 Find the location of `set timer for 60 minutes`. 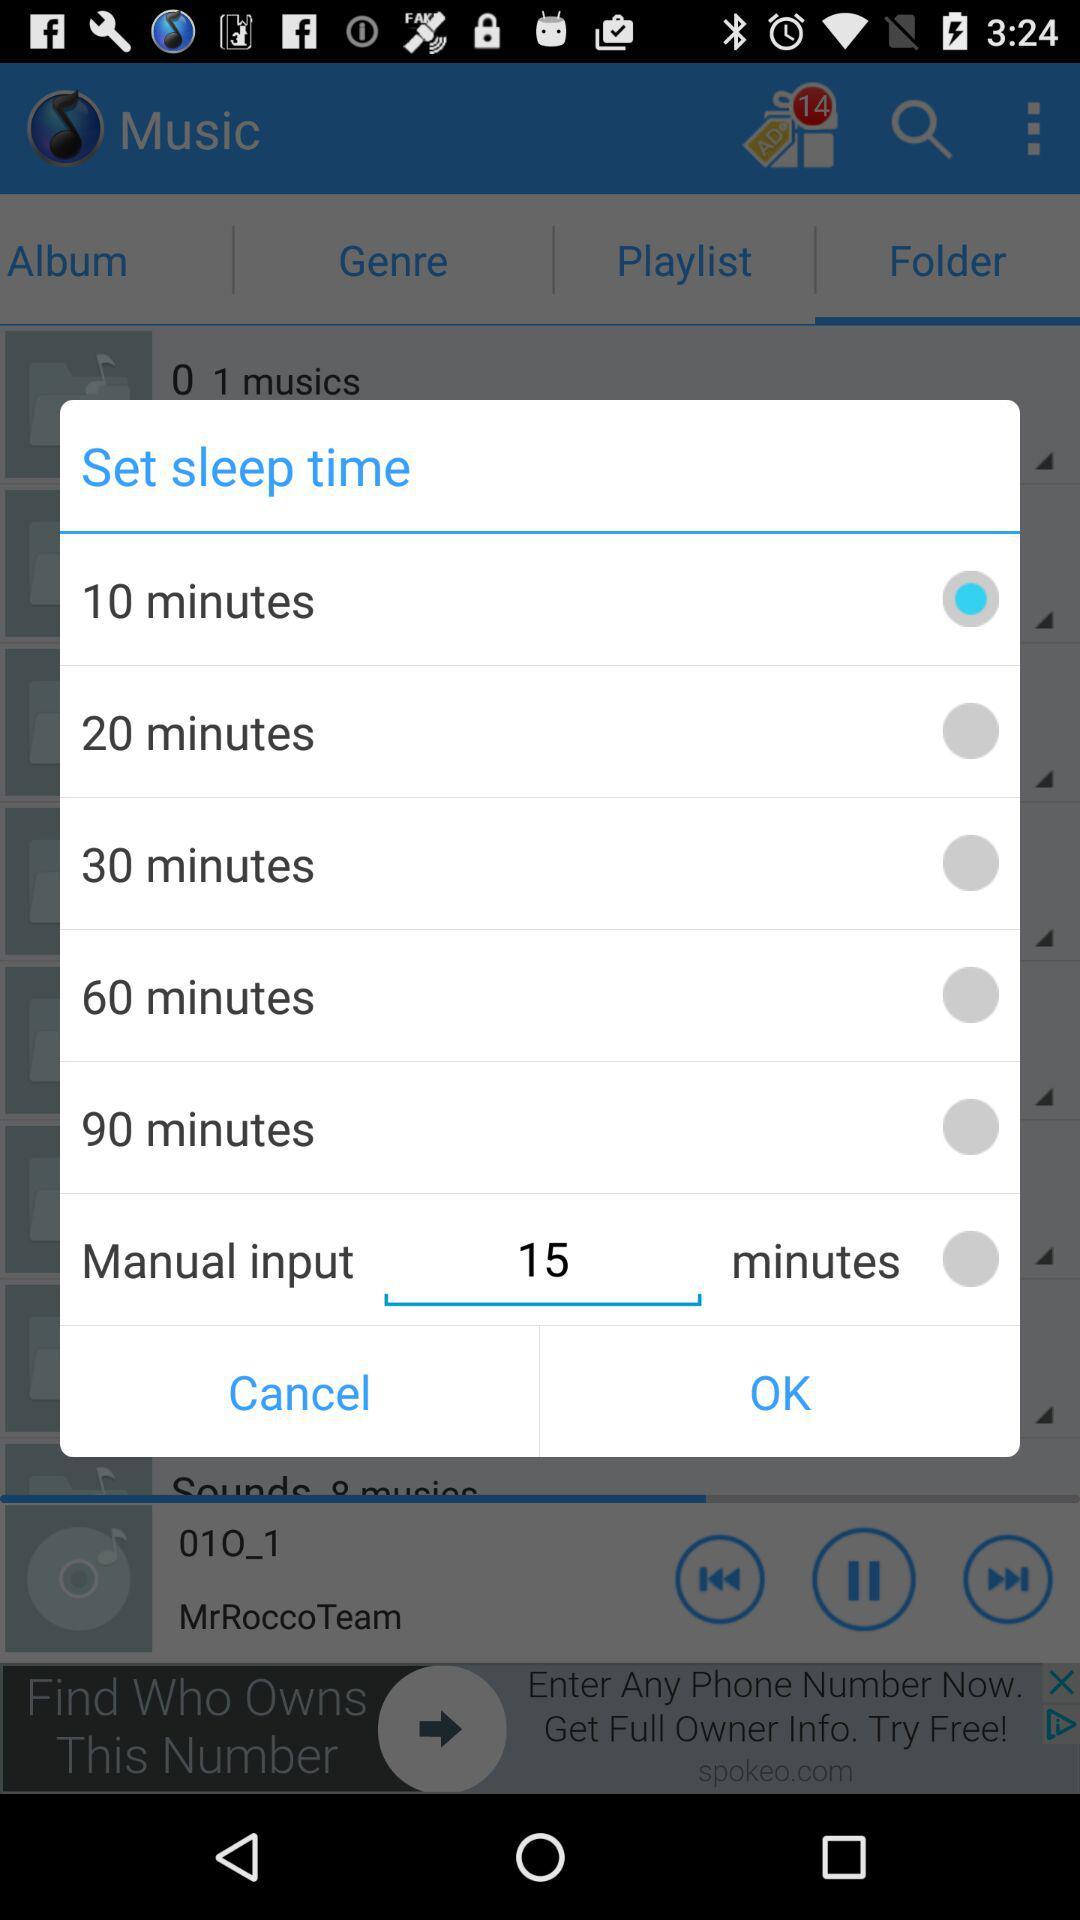

set timer for 60 minutes is located at coordinates (969, 995).